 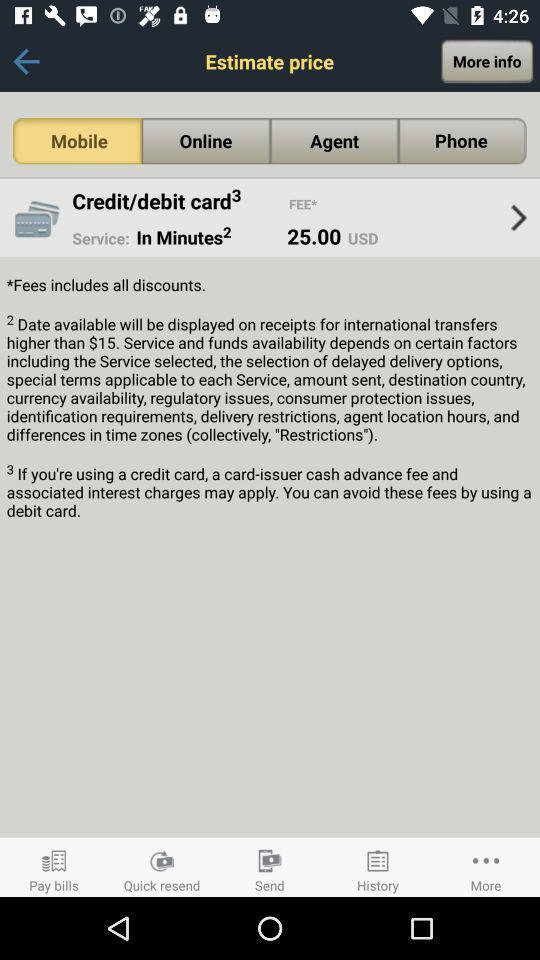 What do you see at coordinates (205, 140) in the screenshot?
I see `the item above the credit/debit card3` at bounding box center [205, 140].